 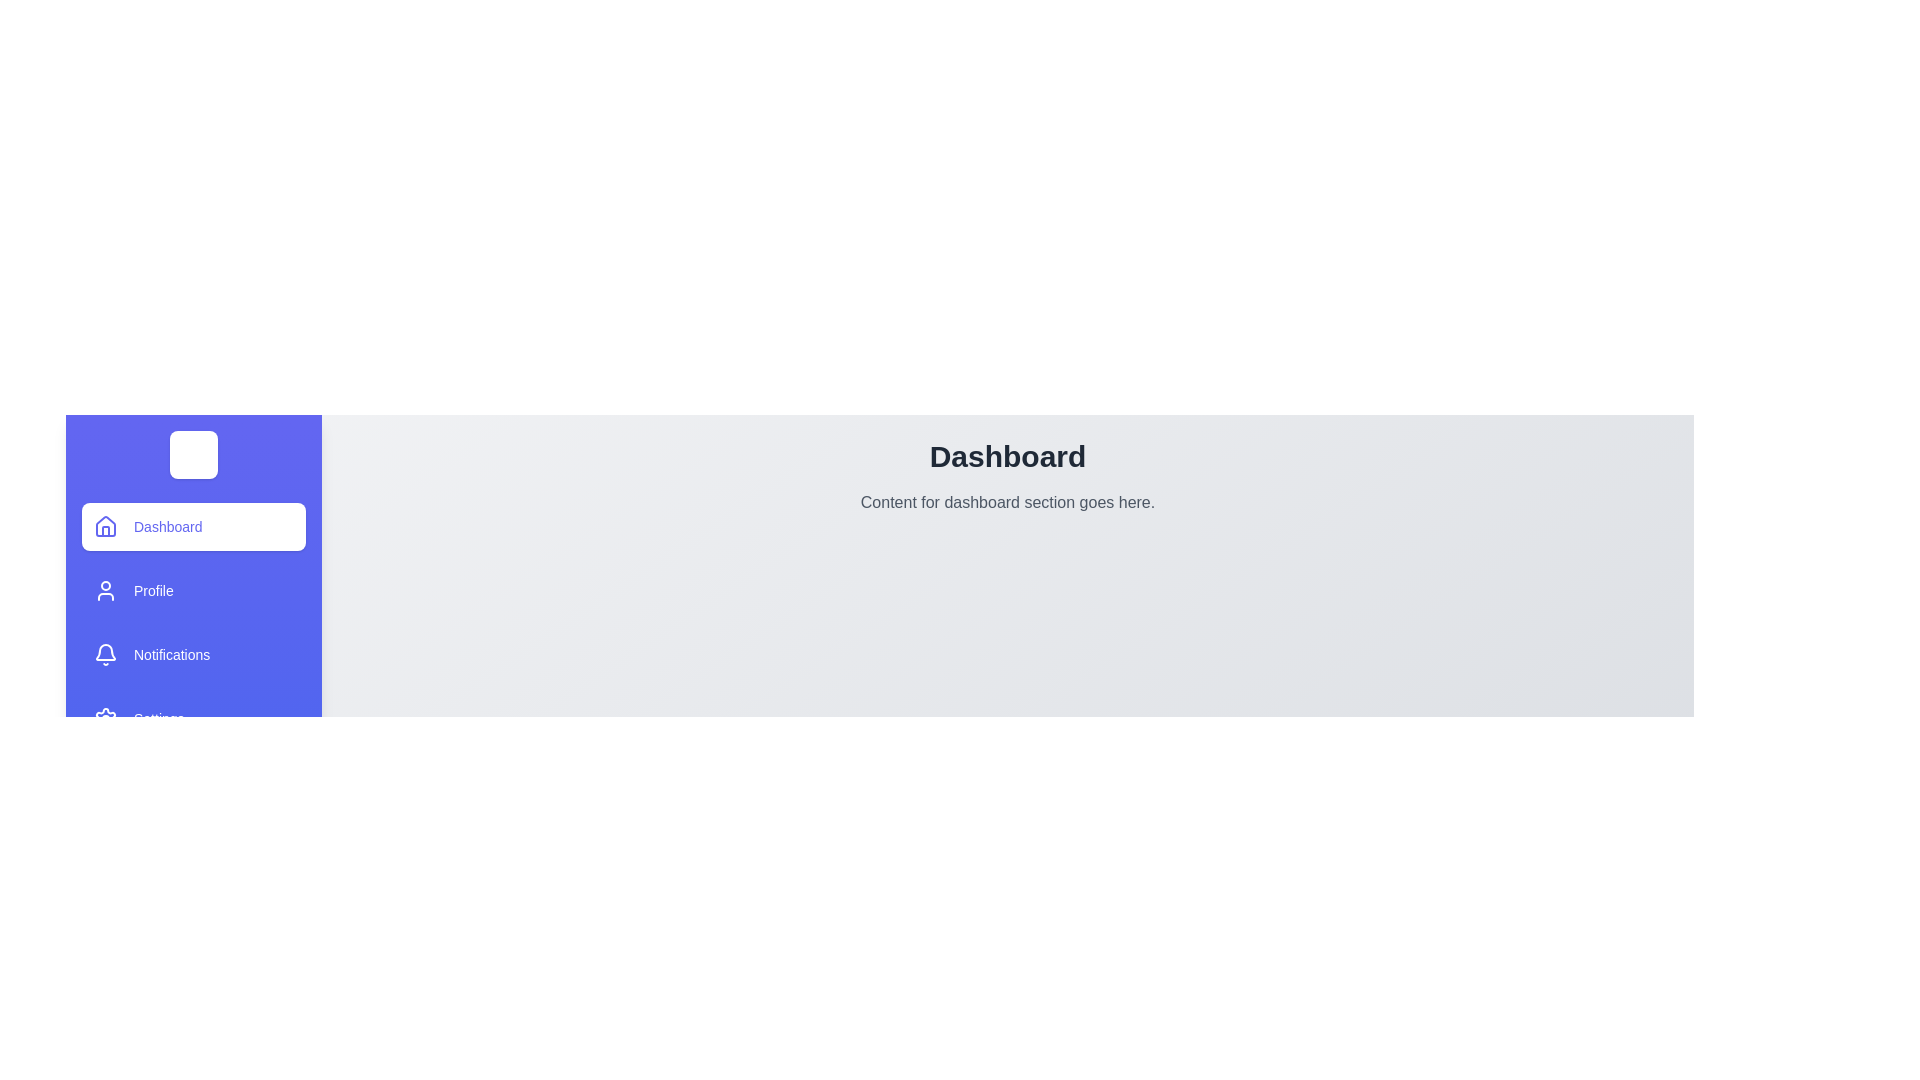 What do you see at coordinates (193, 526) in the screenshot?
I see `the tab labeled Dashboard from the drawer` at bounding box center [193, 526].